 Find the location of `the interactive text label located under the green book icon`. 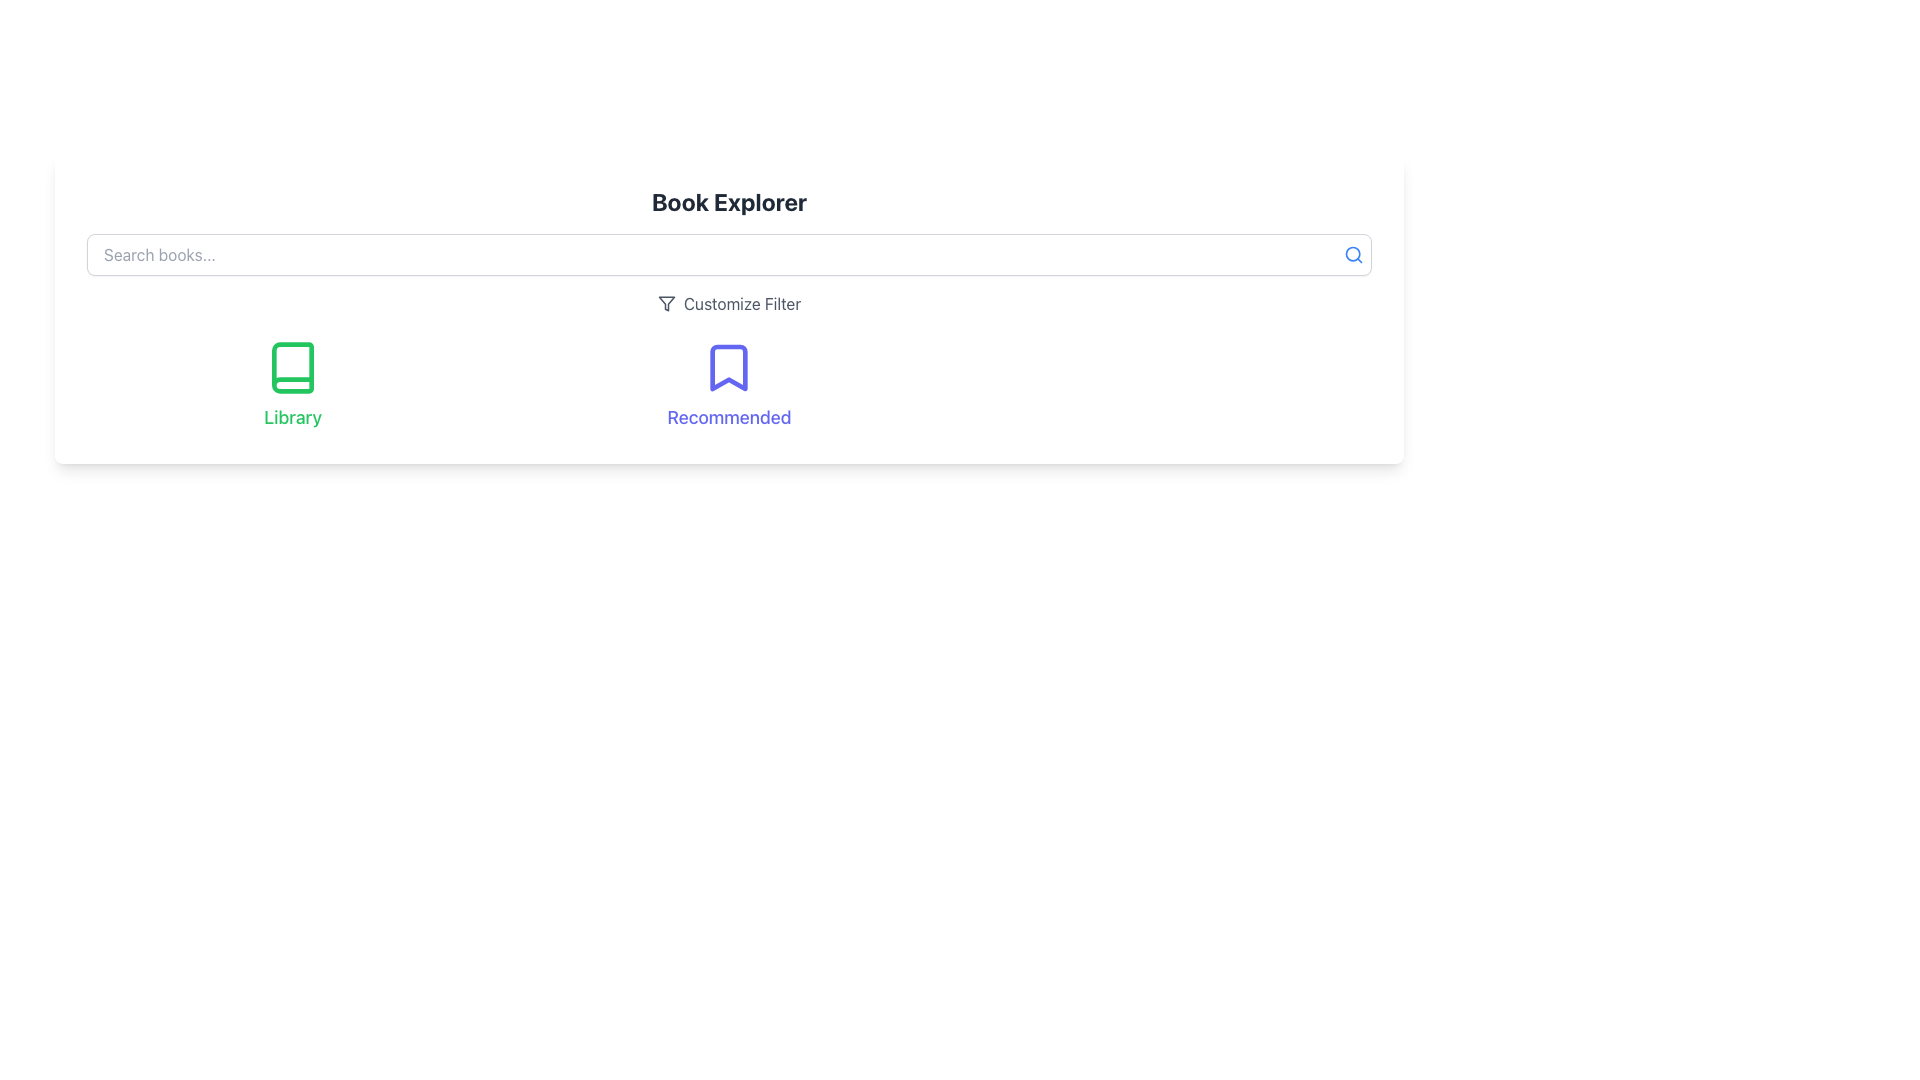

the interactive text label located under the green book icon is located at coordinates (292, 416).